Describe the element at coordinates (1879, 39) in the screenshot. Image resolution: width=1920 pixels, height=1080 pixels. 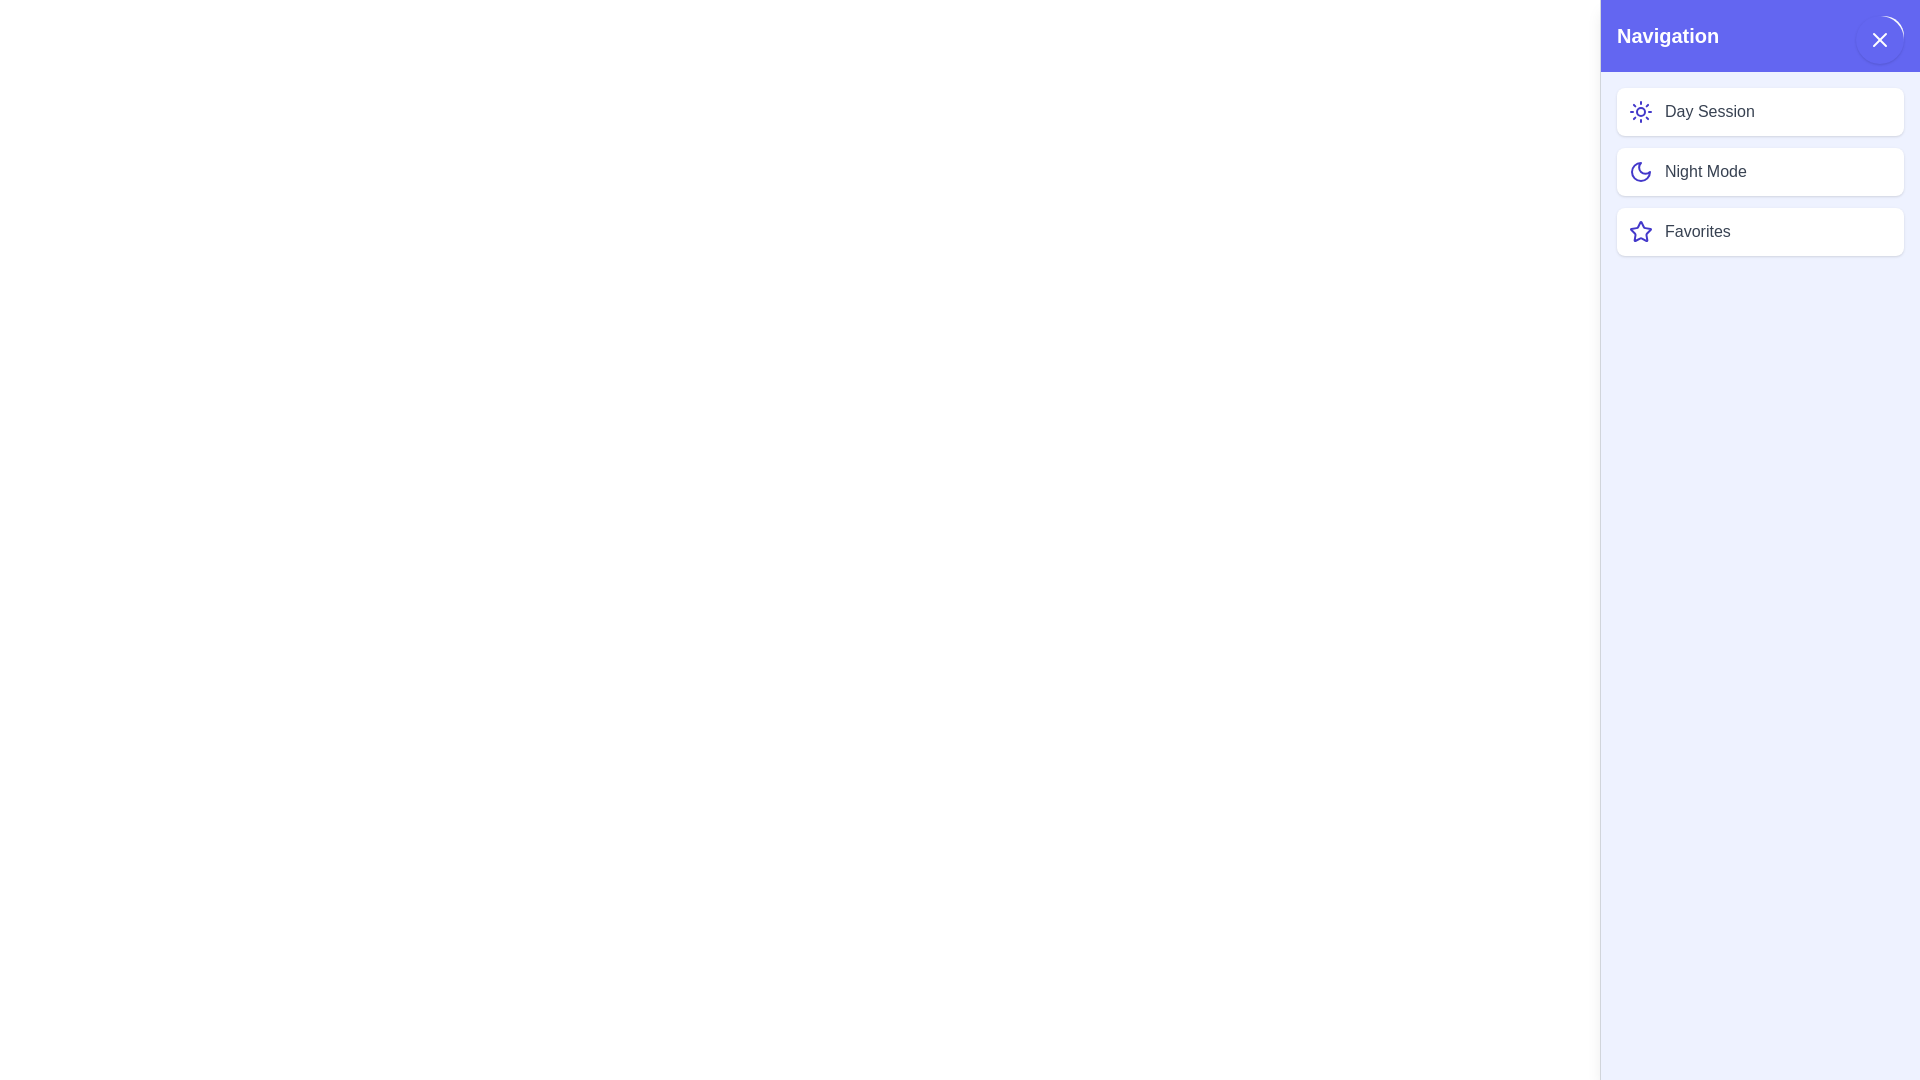
I see `the floating button to toggle the drawer open or closed` at that location.